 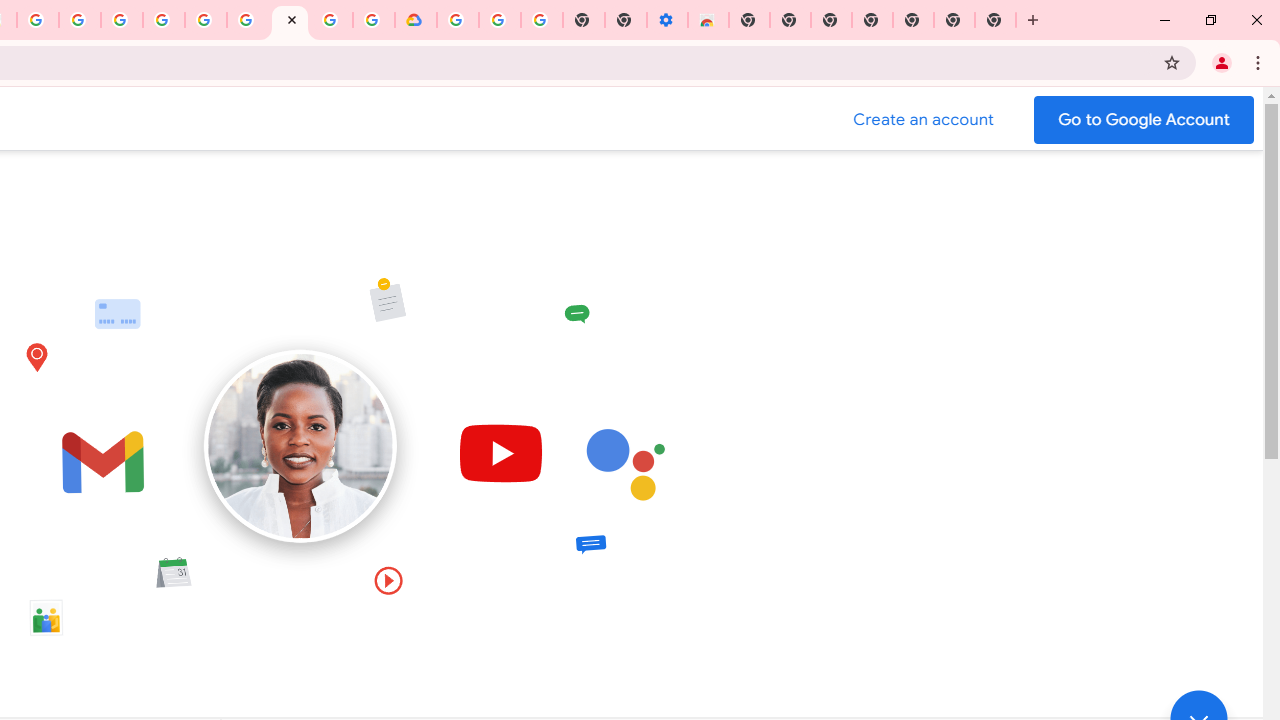 What do you see at coordinates (164, 20) in the screenshot?
I see `'Sign in - Google Accounts'` at bounding box center [164, 20].